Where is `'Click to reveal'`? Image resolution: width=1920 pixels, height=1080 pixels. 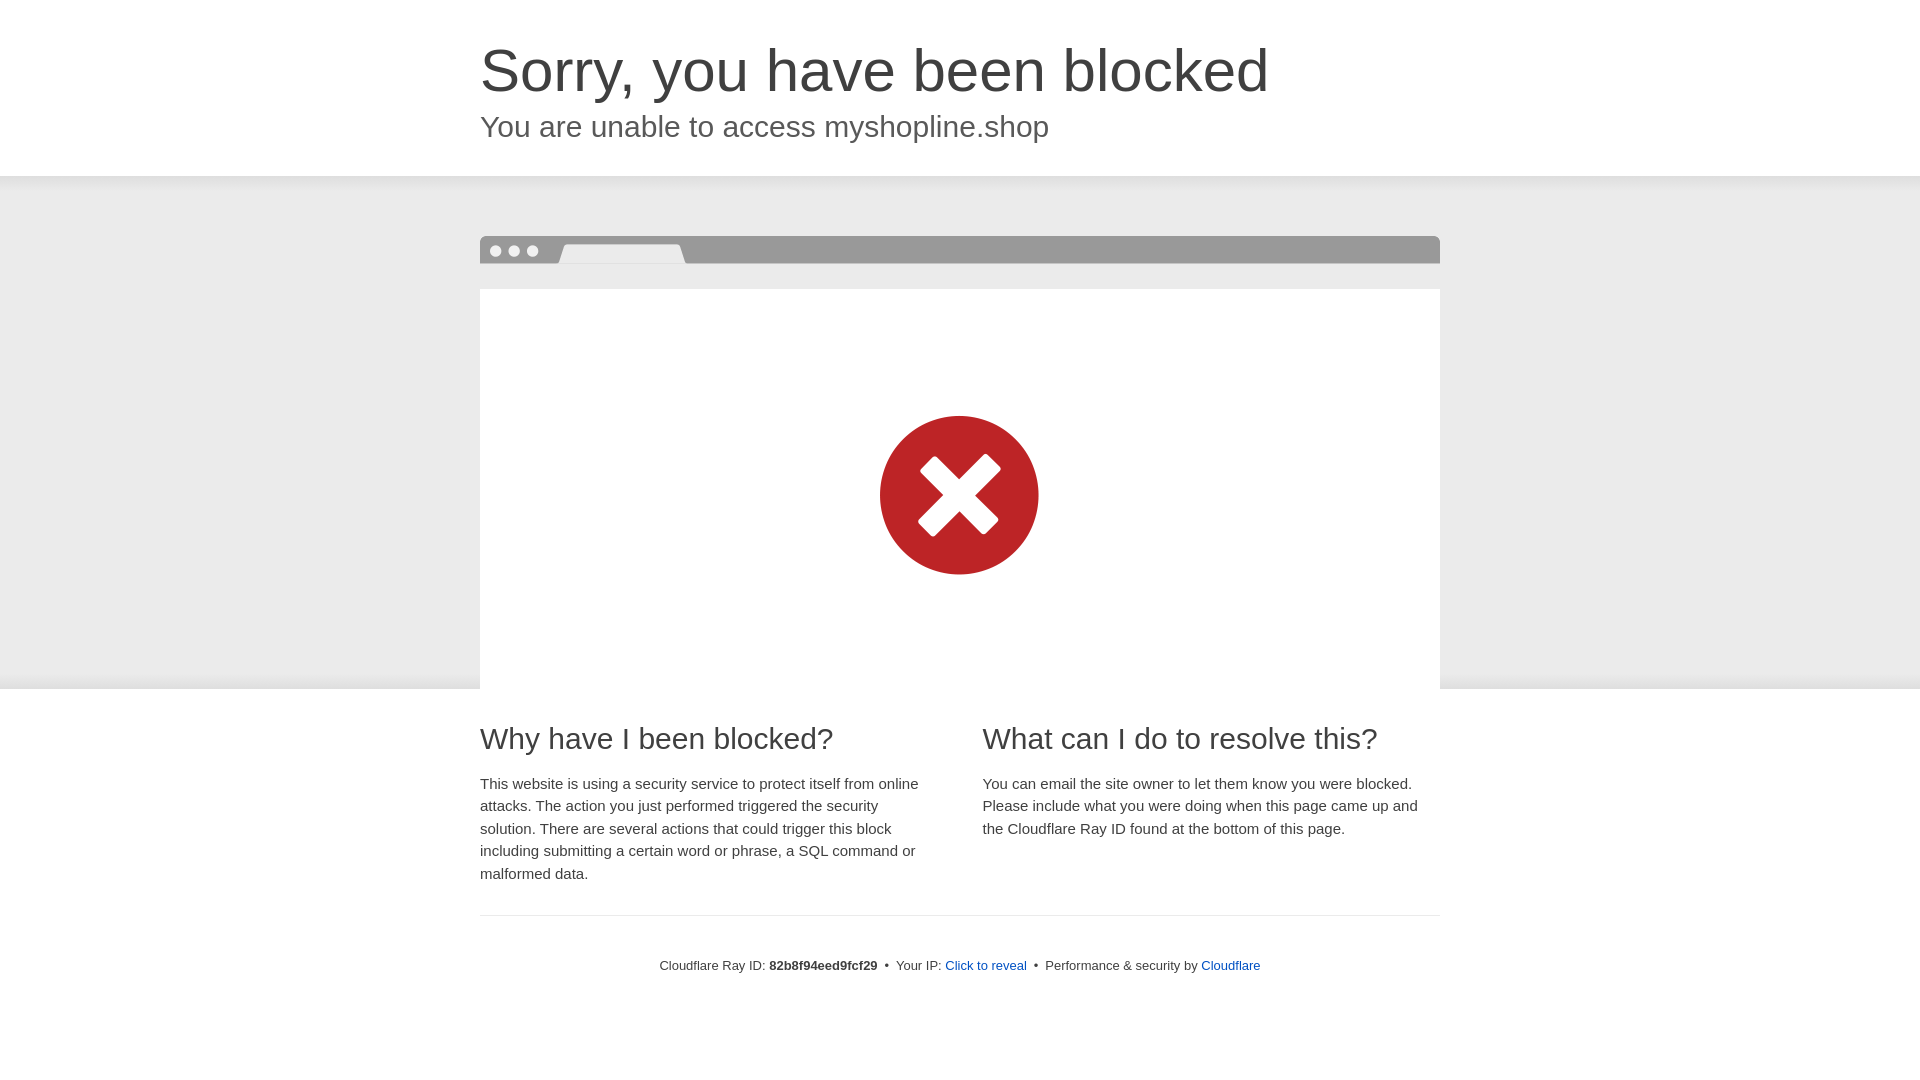
'Click to reveal' is located at coordinates (985, 964).